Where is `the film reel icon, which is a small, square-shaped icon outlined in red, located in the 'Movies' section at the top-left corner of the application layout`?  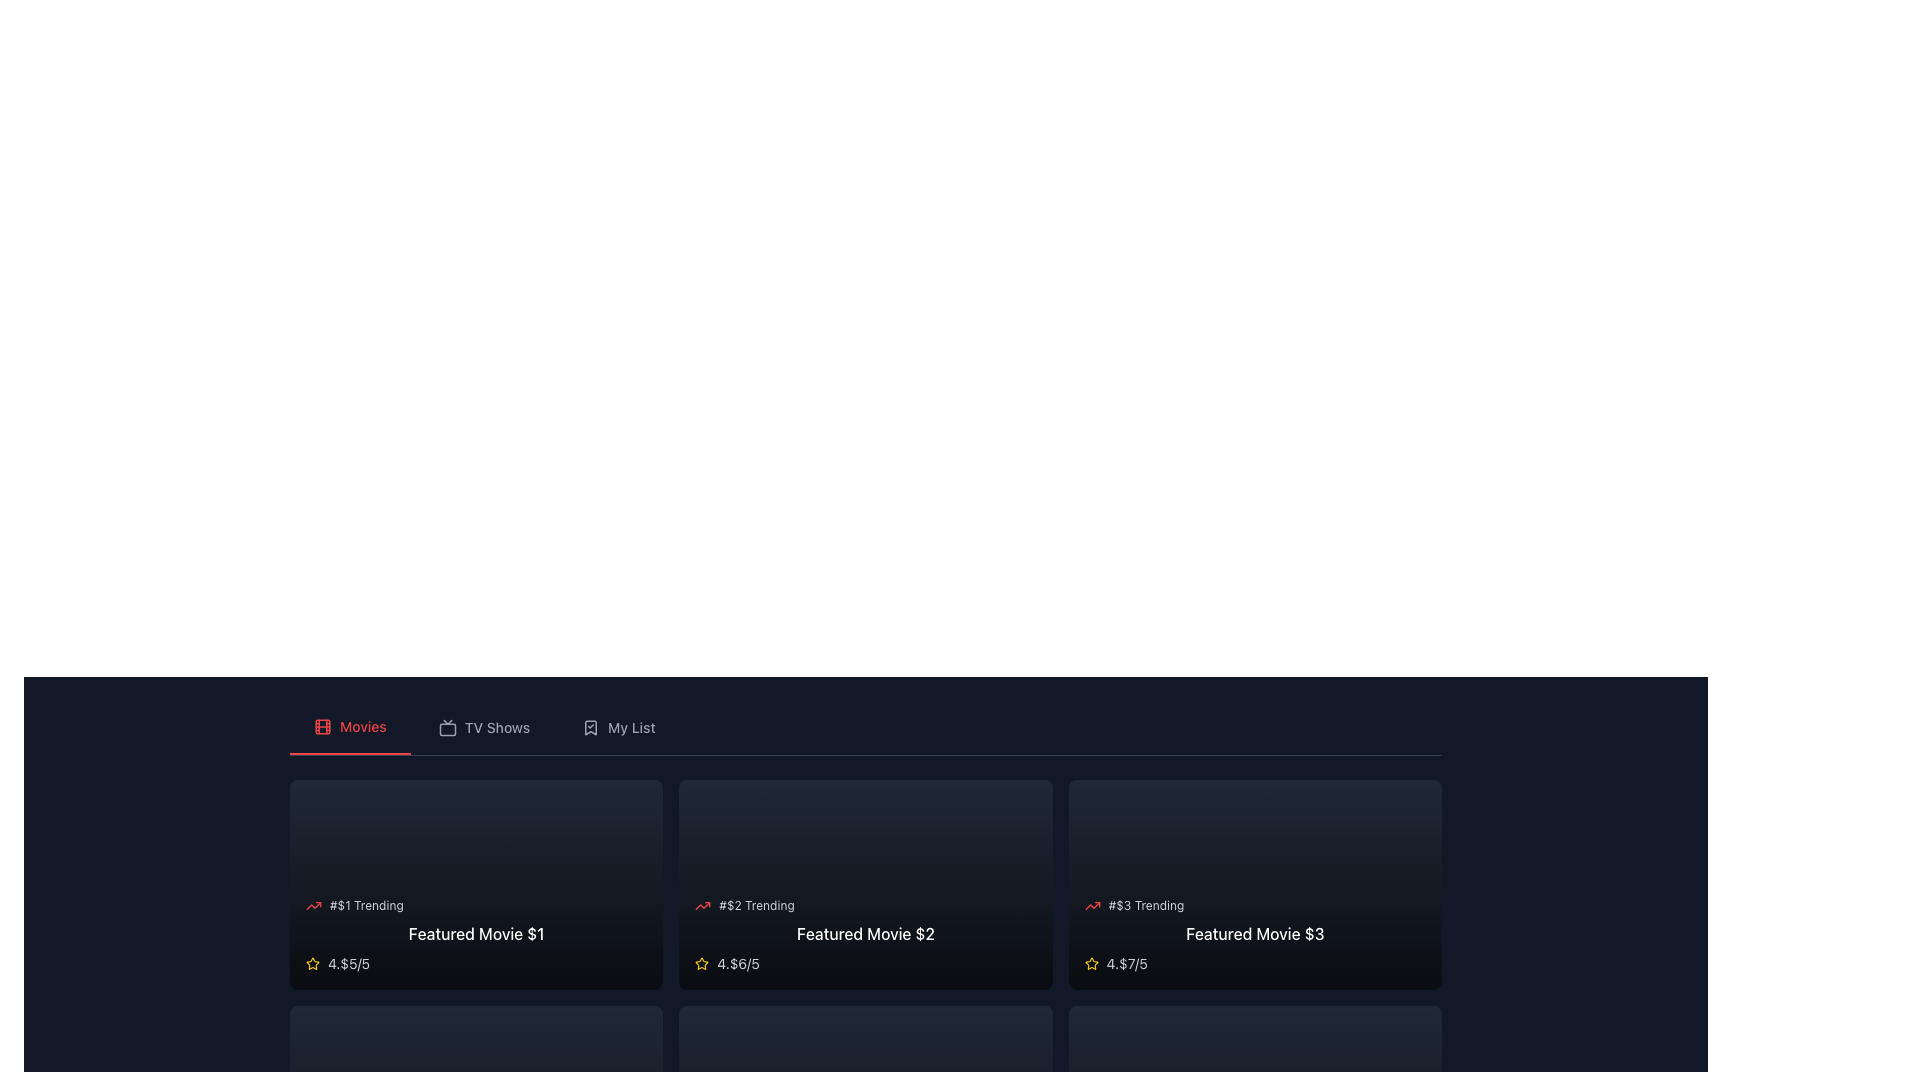
the film reel icon, which is a small, square-shaped icon outlined in red, located in the 'Movies' section at the top-left corner of the application layout is located at coordinates (322, 726).